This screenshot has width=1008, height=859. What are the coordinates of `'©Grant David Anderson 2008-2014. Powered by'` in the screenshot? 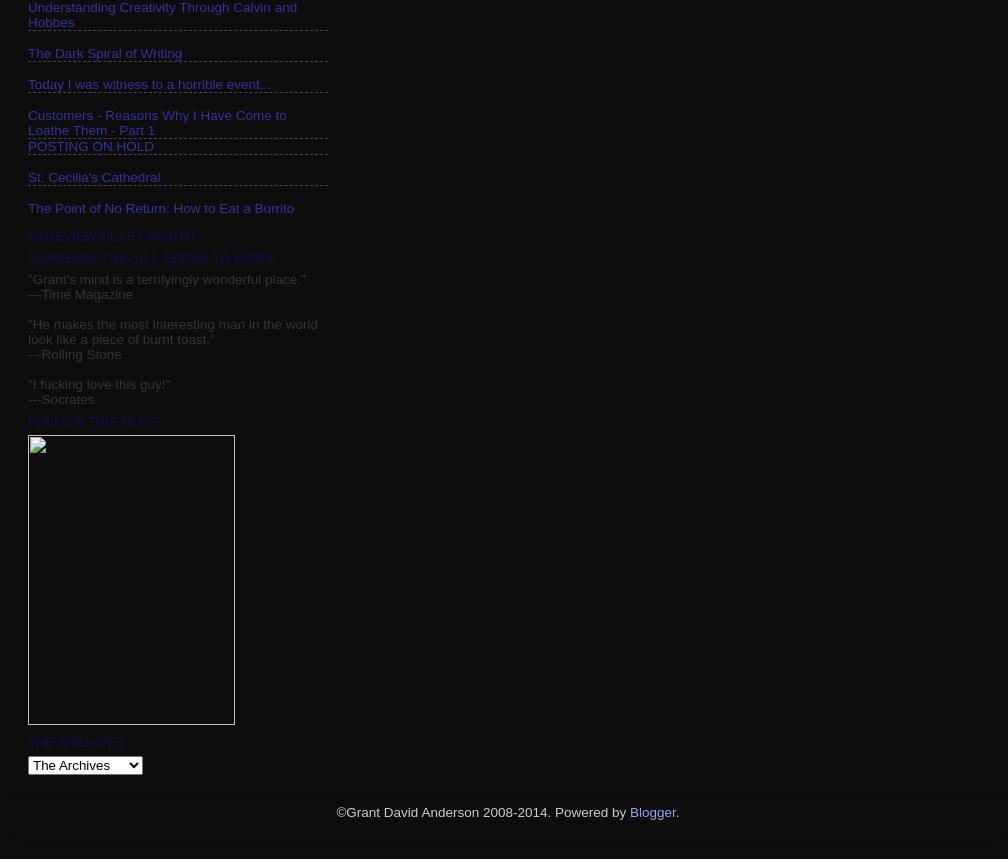 It's located at (335, 811).